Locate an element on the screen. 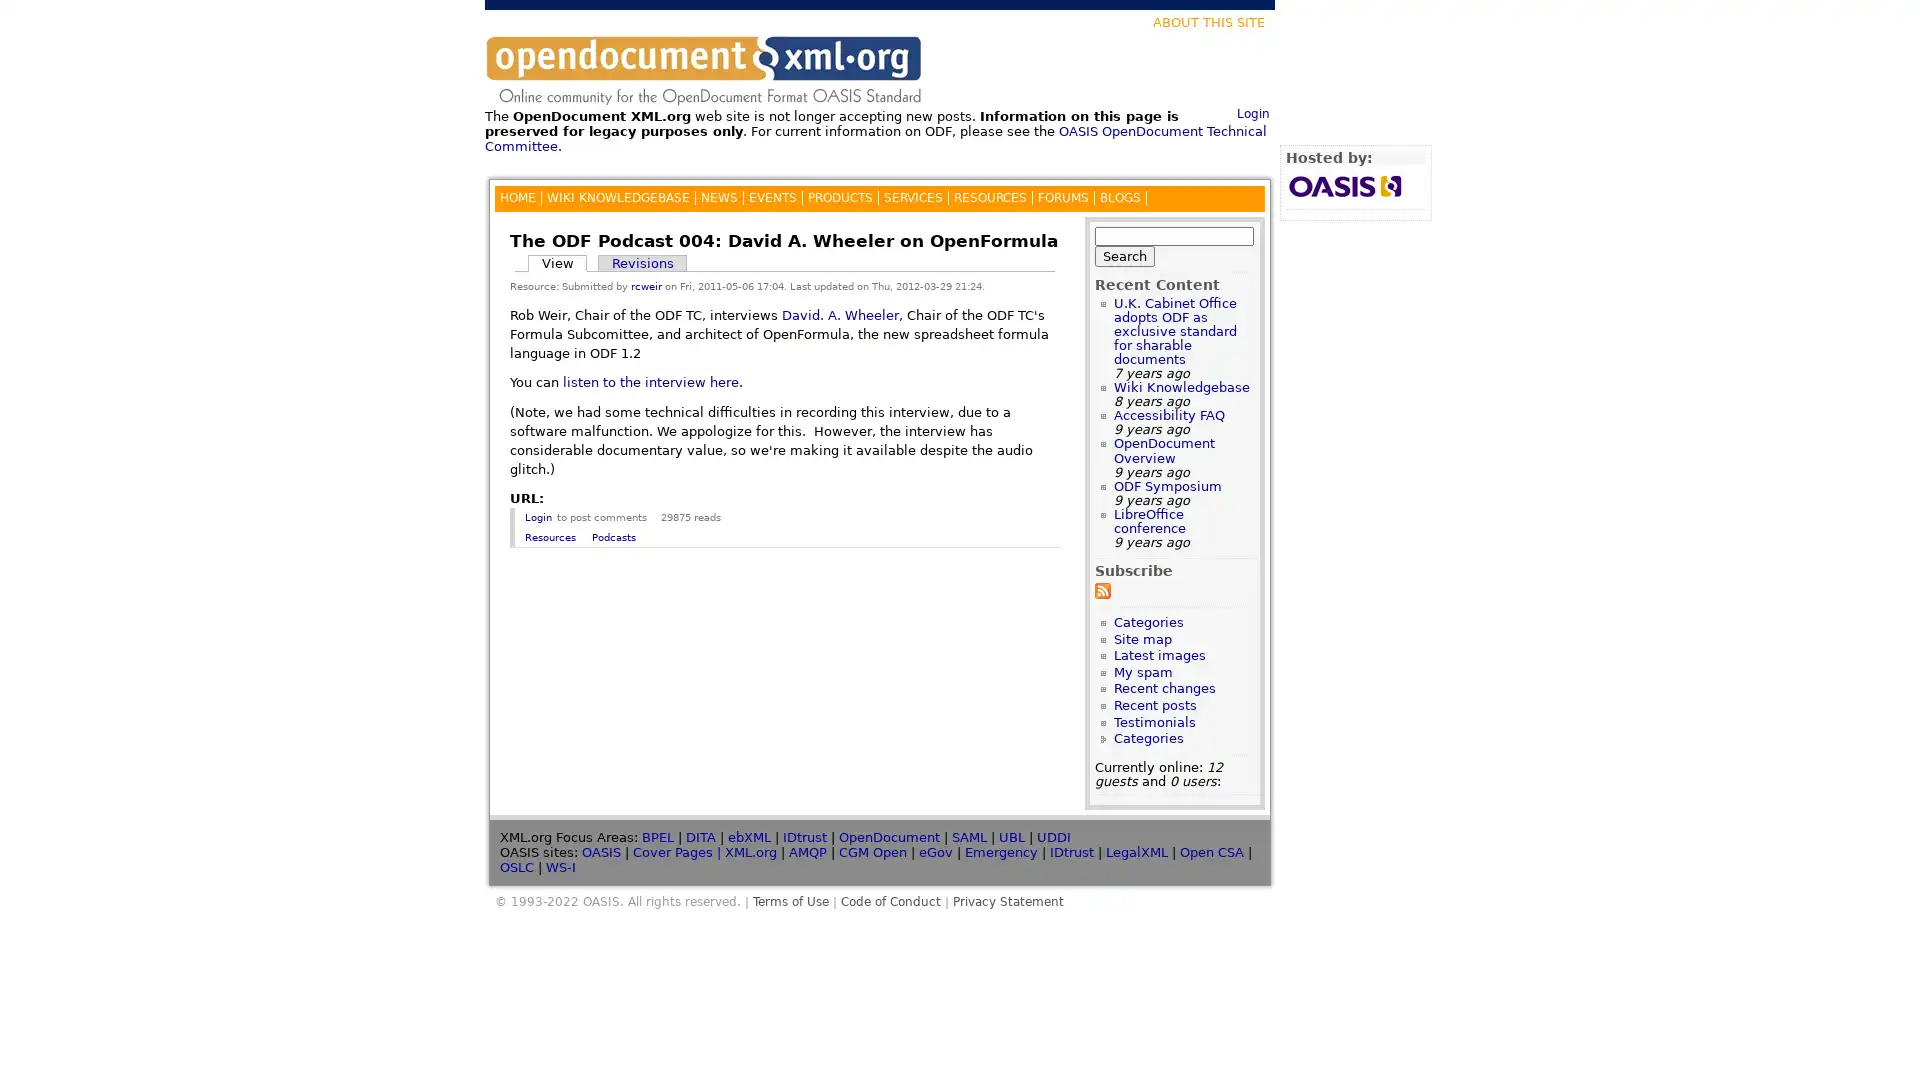 The height and width of the screenshot is (1080, 1920). Search is located at coordinates (1124, 254).